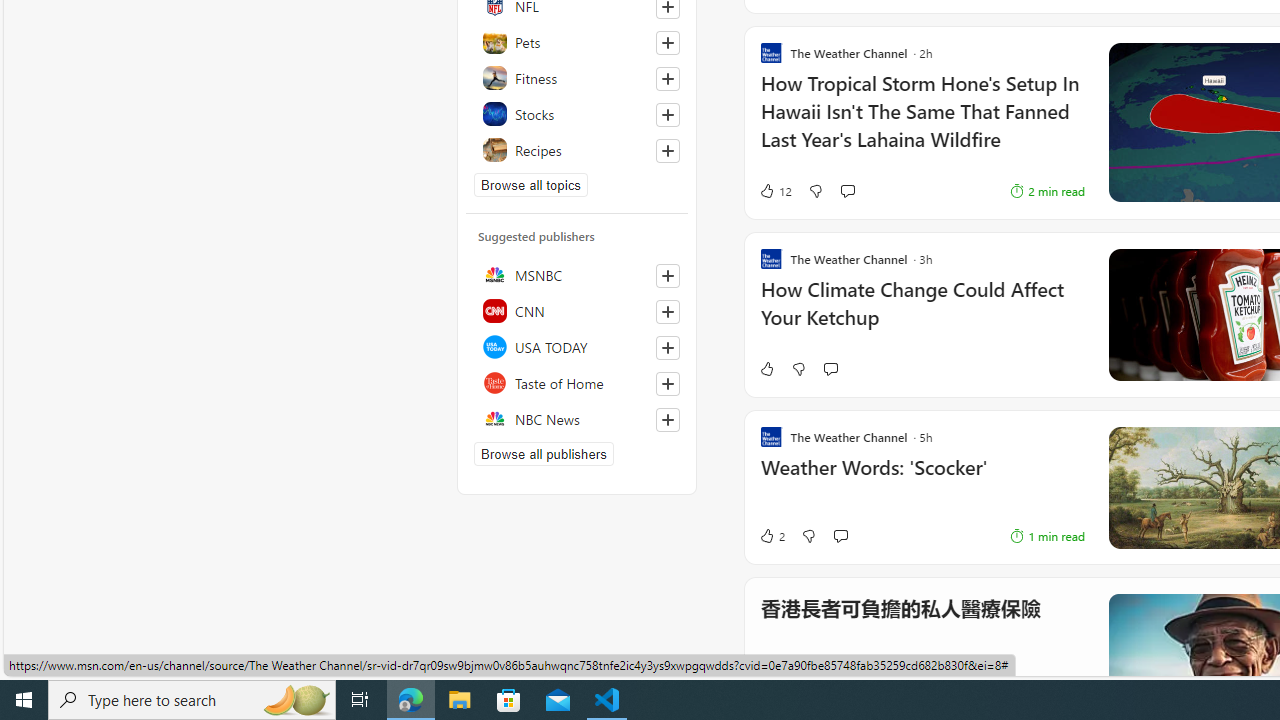  What do you see at coordinates (774, 191) in the screenshot?
I see `'12 Like'` at bounding box center [774, 191].